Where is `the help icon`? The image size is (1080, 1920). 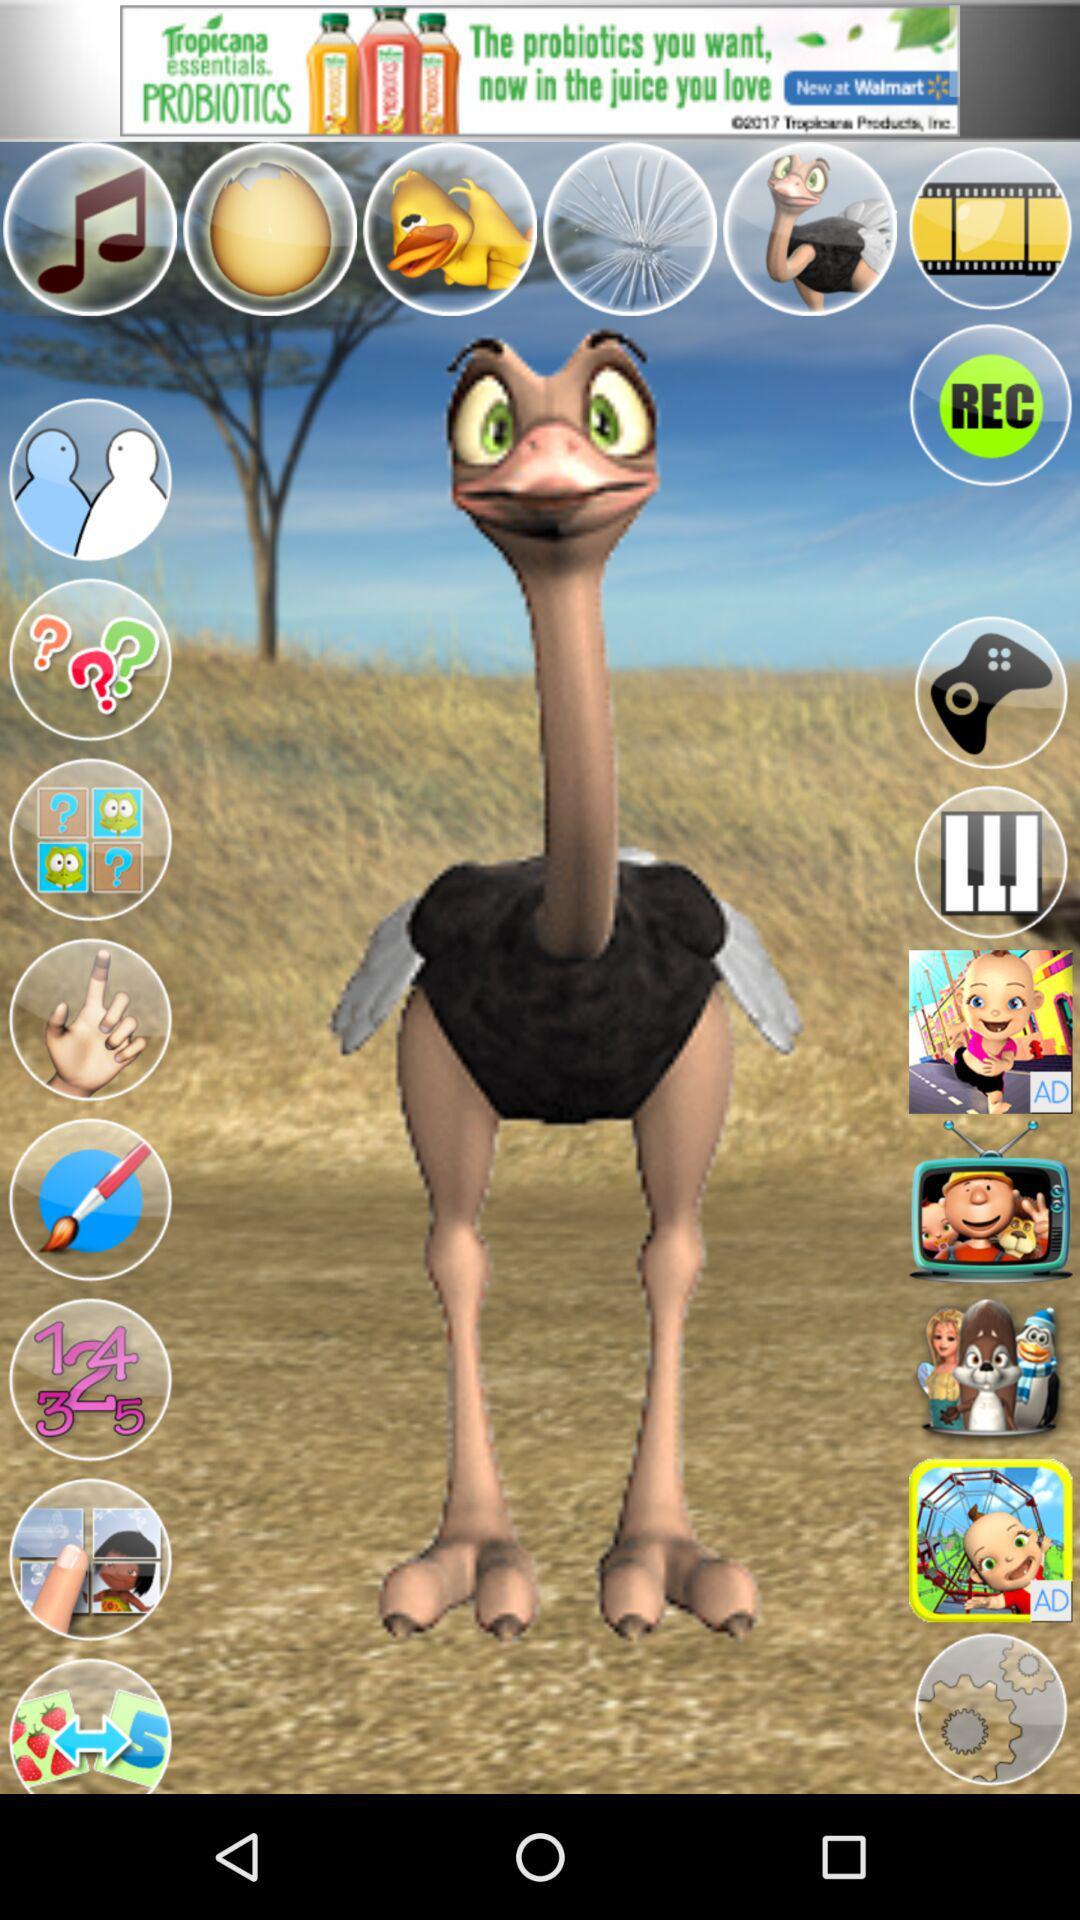 the help icon is located at coordinates (88, 706).